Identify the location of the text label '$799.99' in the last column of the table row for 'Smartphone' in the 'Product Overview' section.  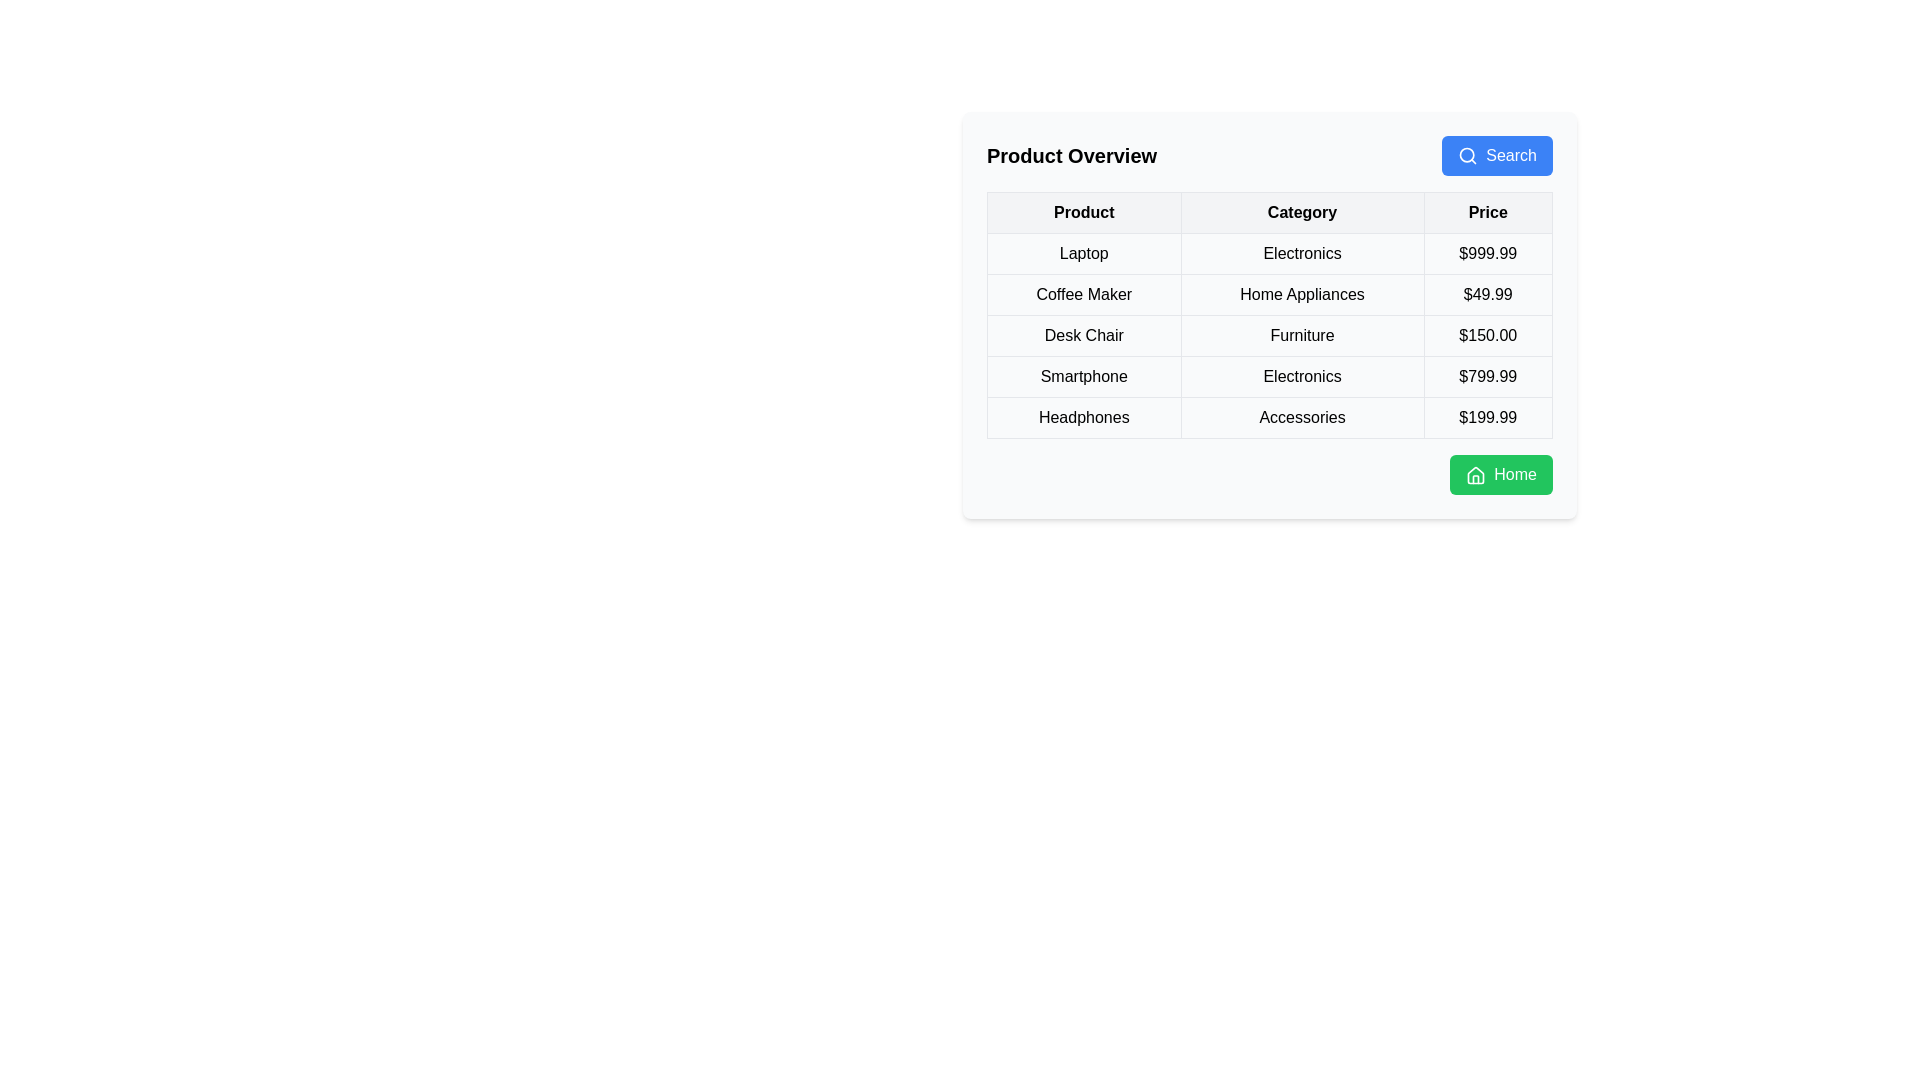
(1488, 377).